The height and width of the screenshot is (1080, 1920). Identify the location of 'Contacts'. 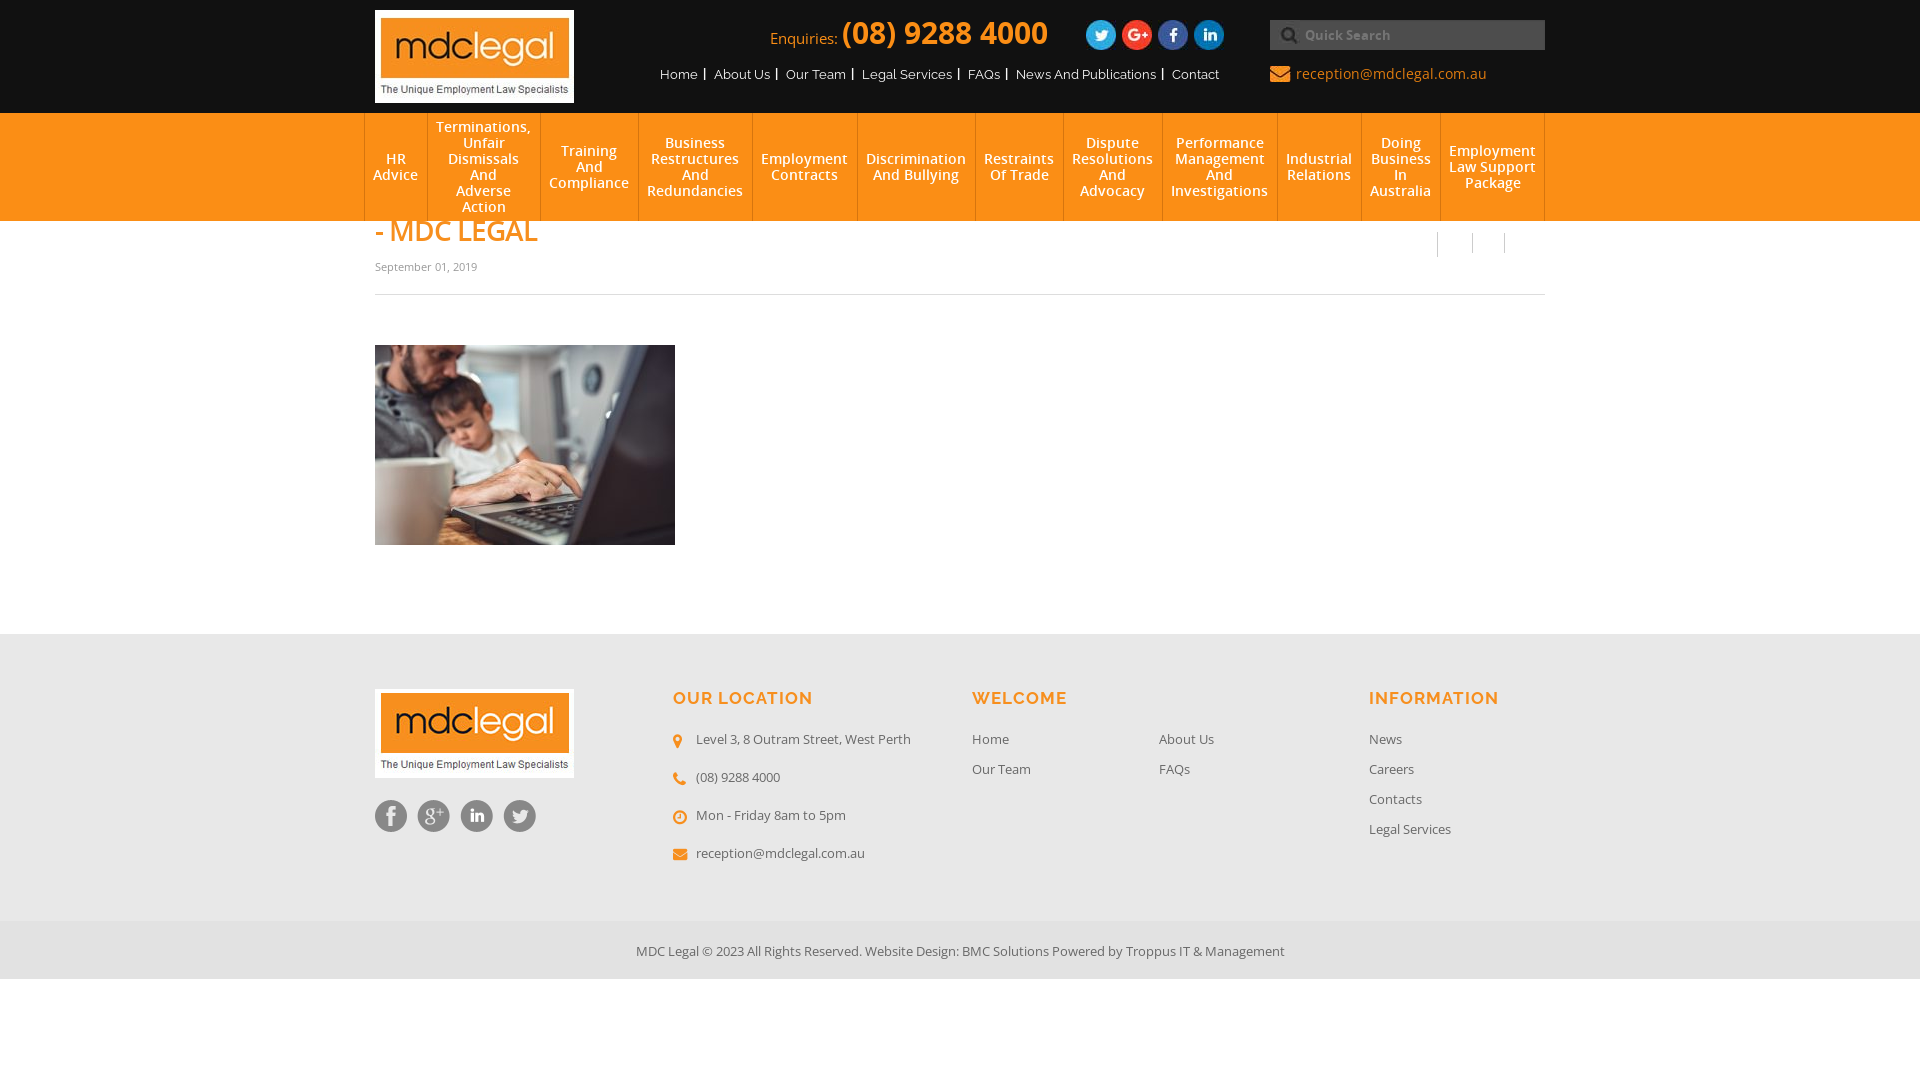
(1457, 801).